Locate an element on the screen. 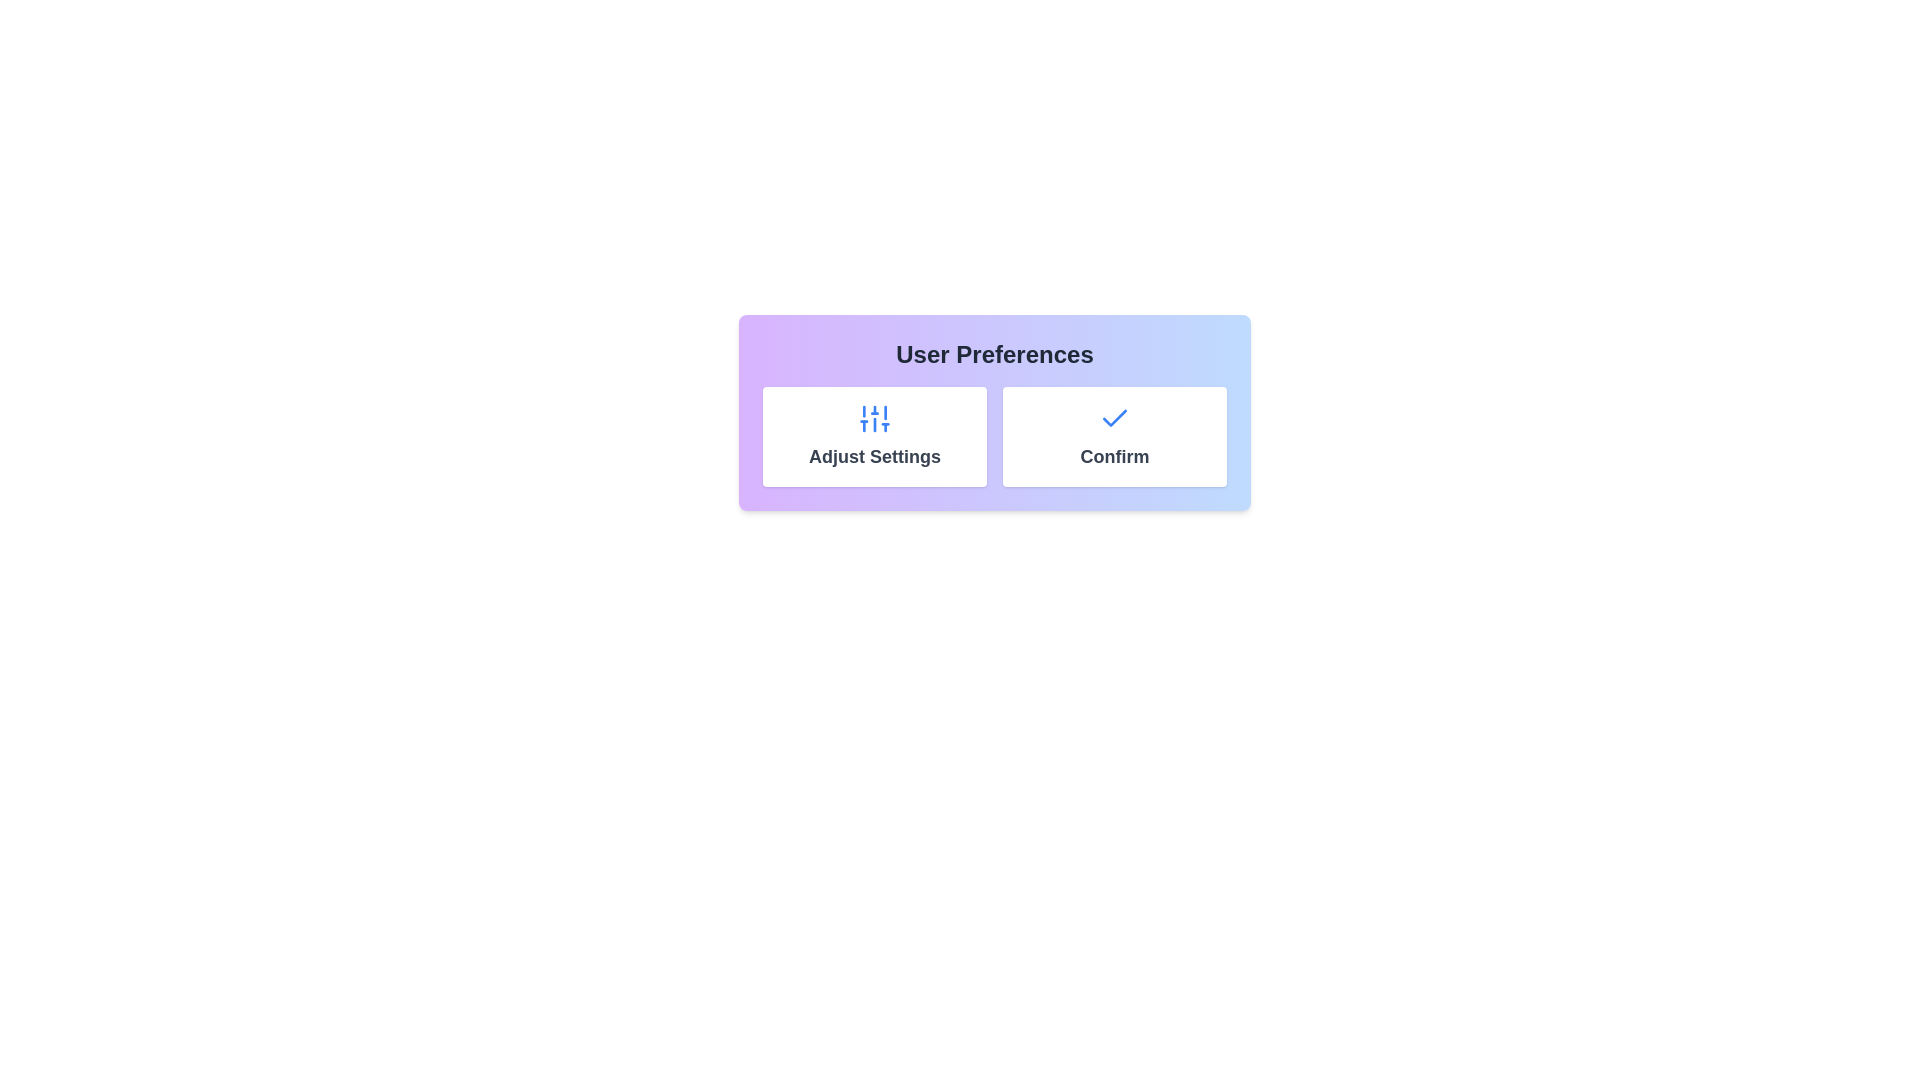  the 'User Preferences' text label, which is displayed in bold and large font, with a dark gray color on a gradient background transitioning from purple to blue is located at coordinates (994, 353).